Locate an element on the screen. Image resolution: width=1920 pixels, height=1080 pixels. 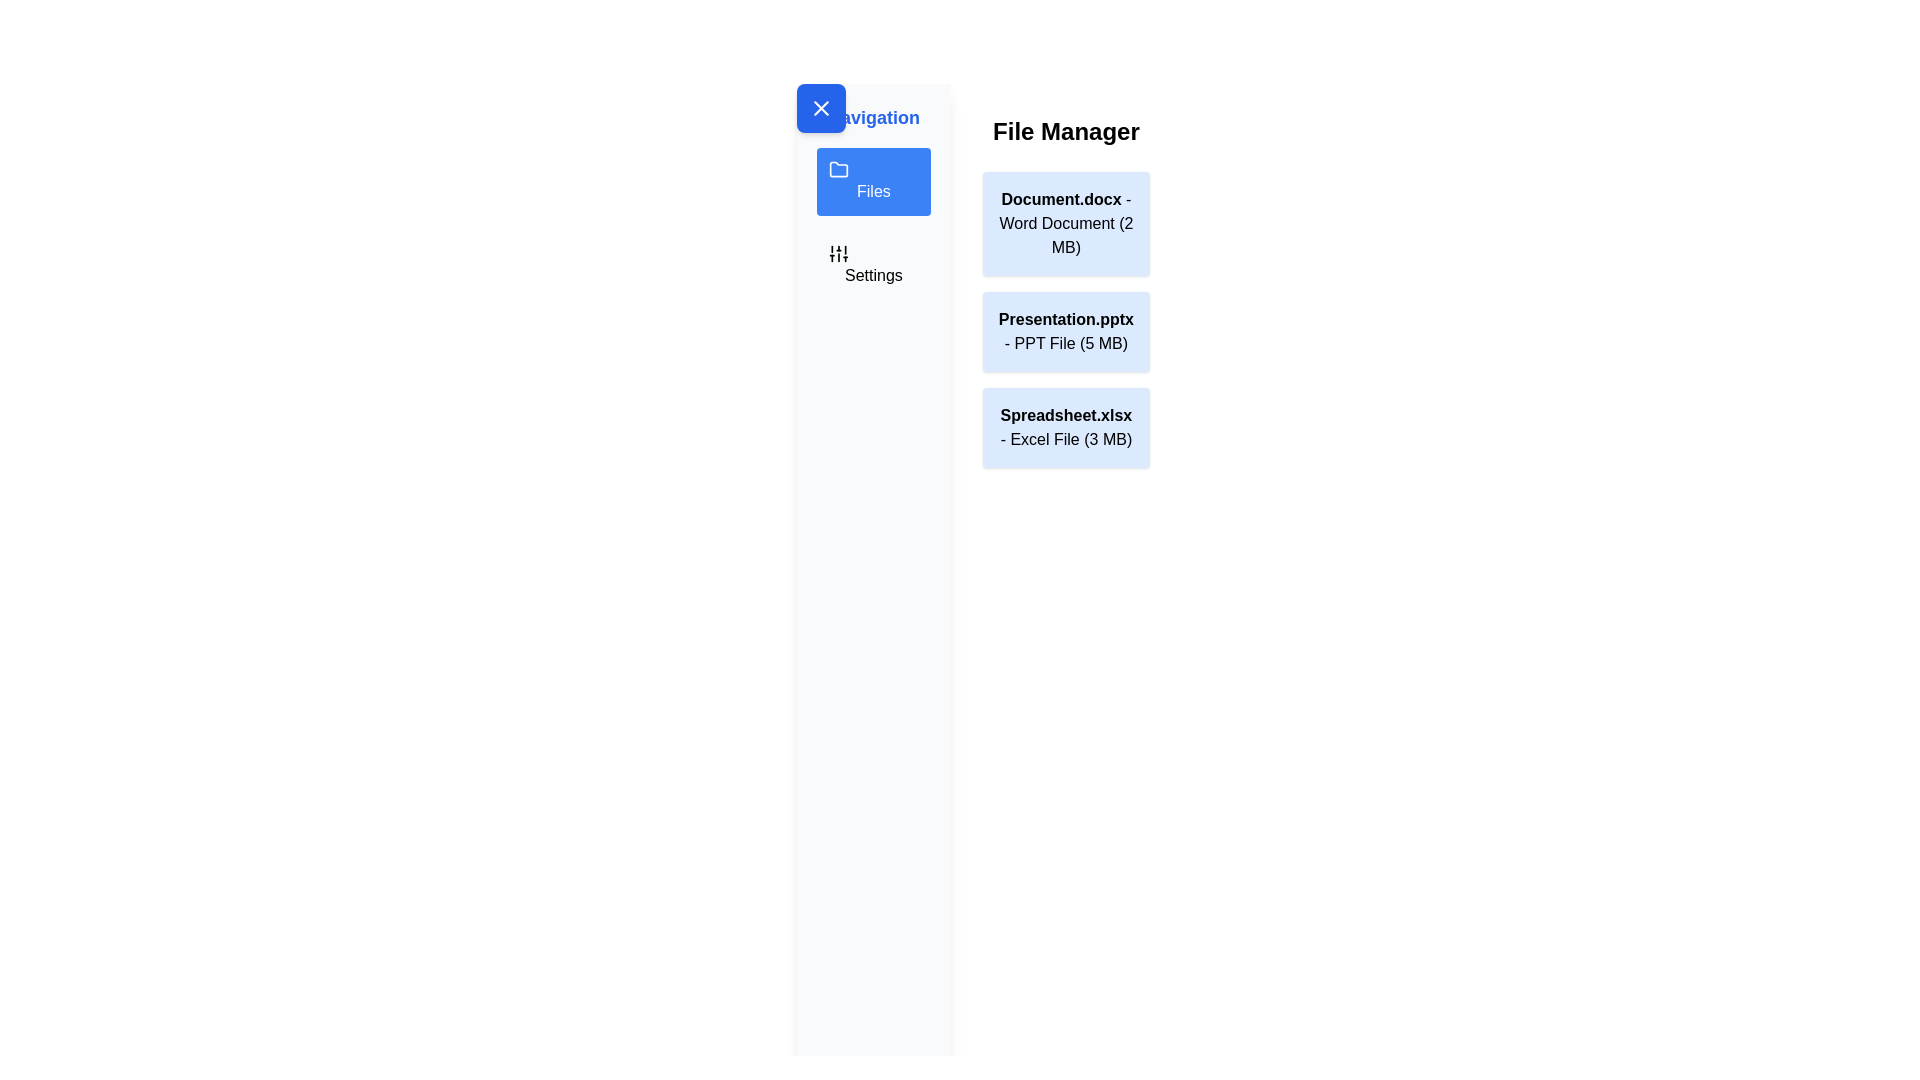
the text label displaying 'Presentation.pptx' is located at coordinates (1065, 318).